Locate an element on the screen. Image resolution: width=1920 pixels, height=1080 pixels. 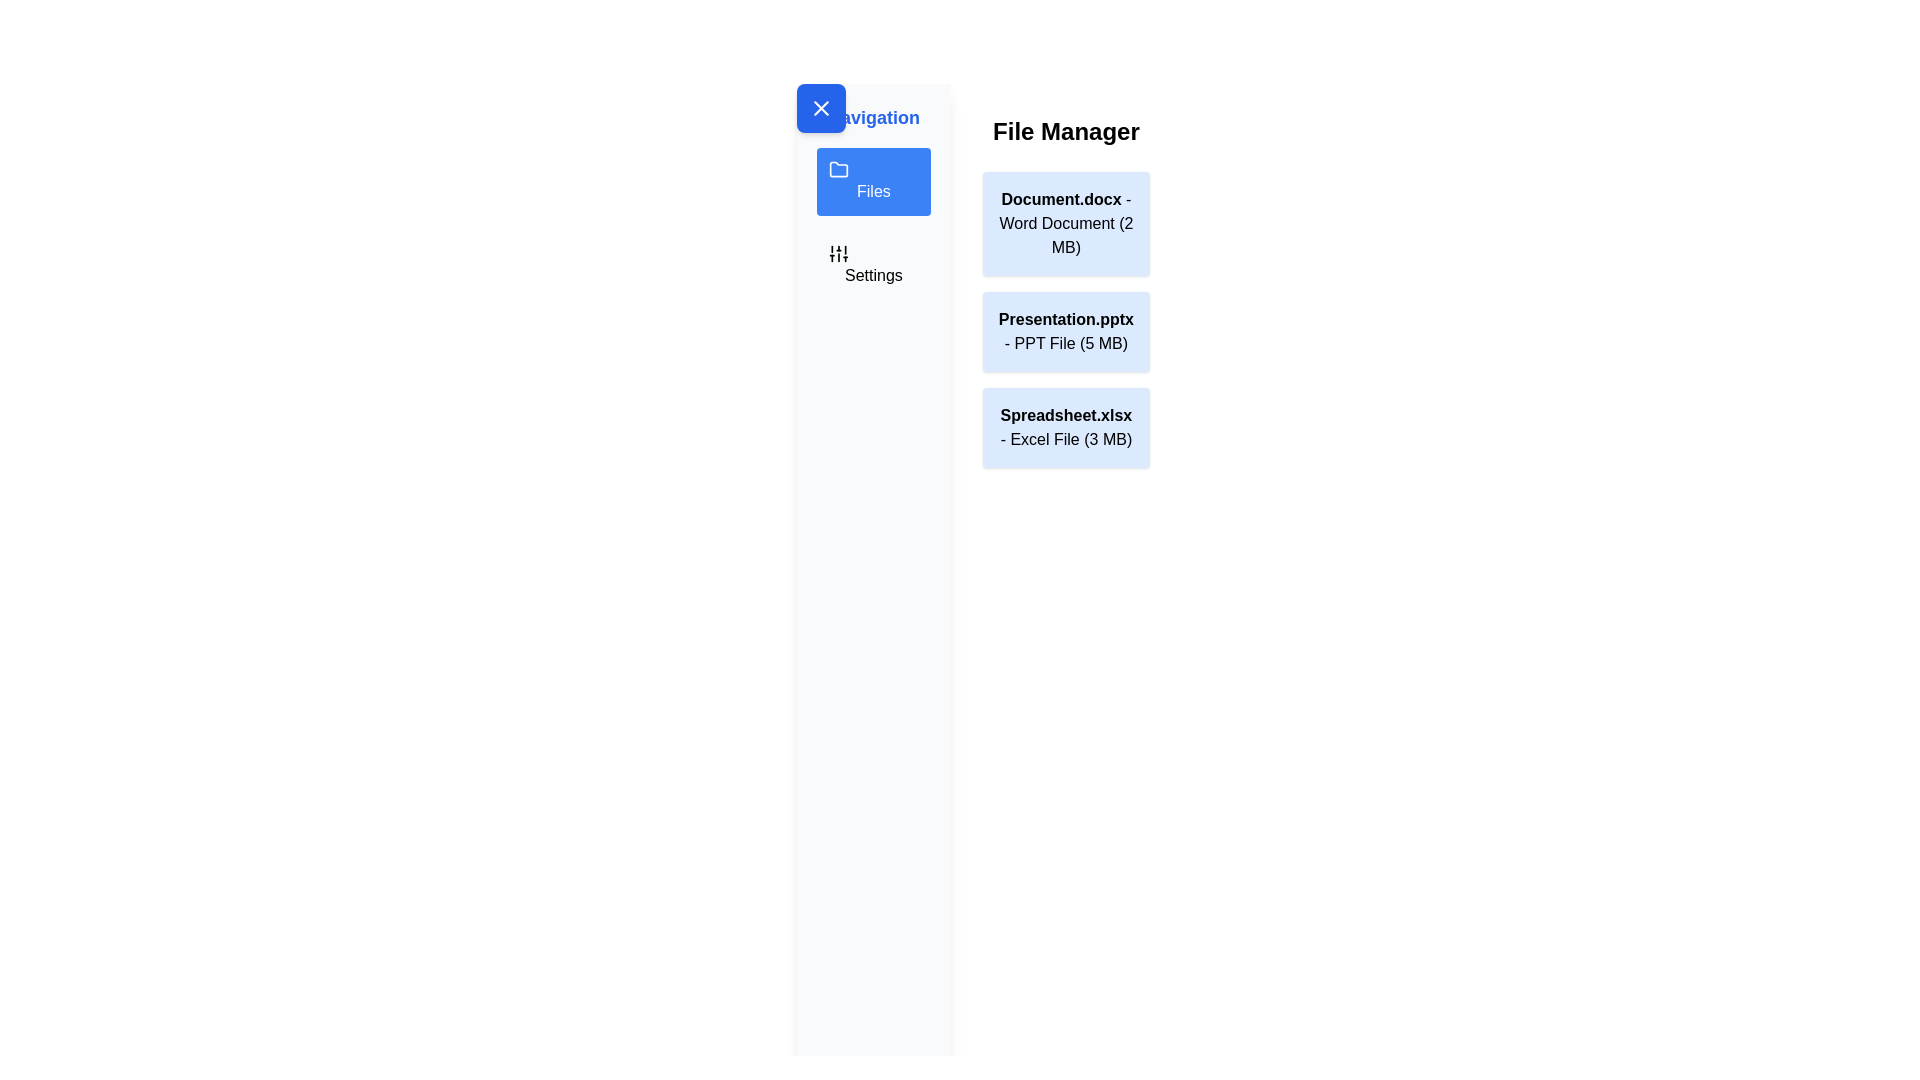
the text label displaying 'Presentation.pptx' is located at coordinates (1065, 318).